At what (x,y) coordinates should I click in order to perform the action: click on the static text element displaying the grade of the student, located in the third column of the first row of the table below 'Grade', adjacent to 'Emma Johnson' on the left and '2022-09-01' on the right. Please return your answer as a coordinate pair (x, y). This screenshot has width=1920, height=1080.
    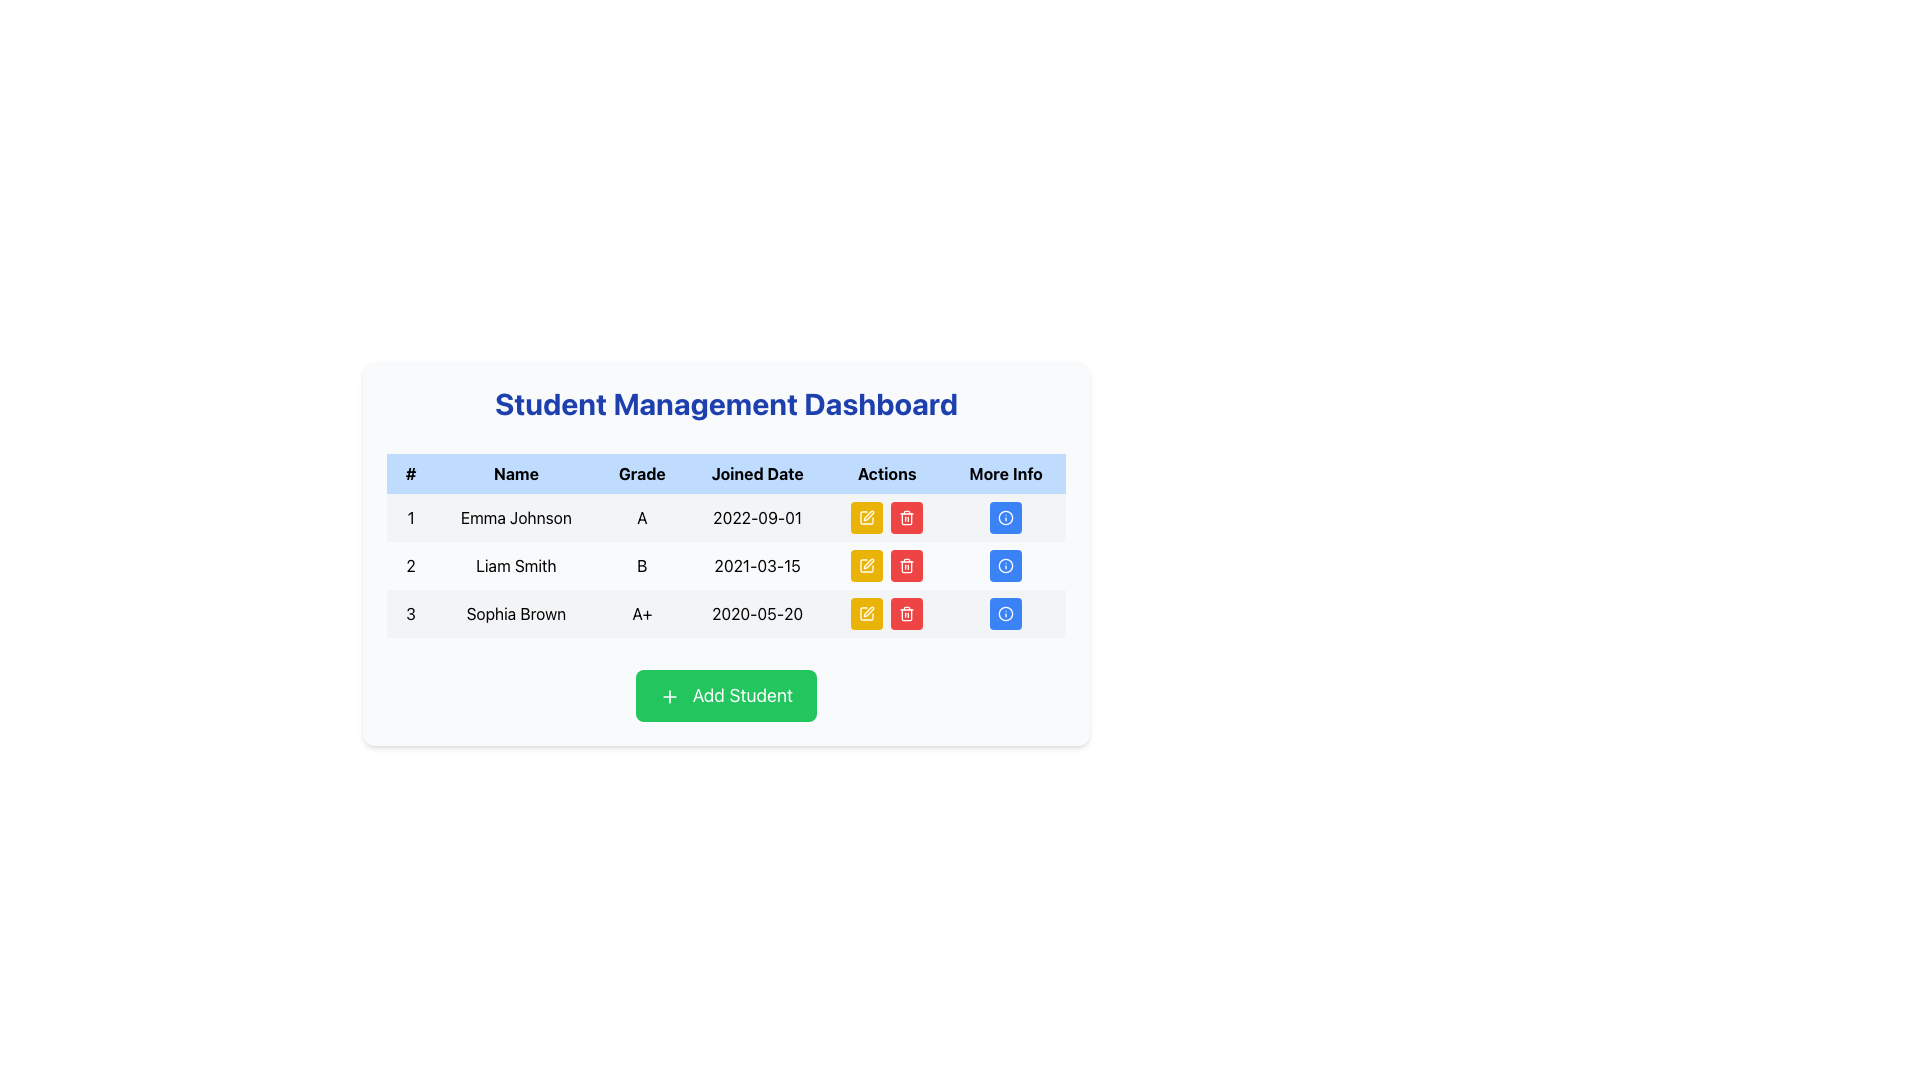
    Looking at the image, I should click on (642, 516).